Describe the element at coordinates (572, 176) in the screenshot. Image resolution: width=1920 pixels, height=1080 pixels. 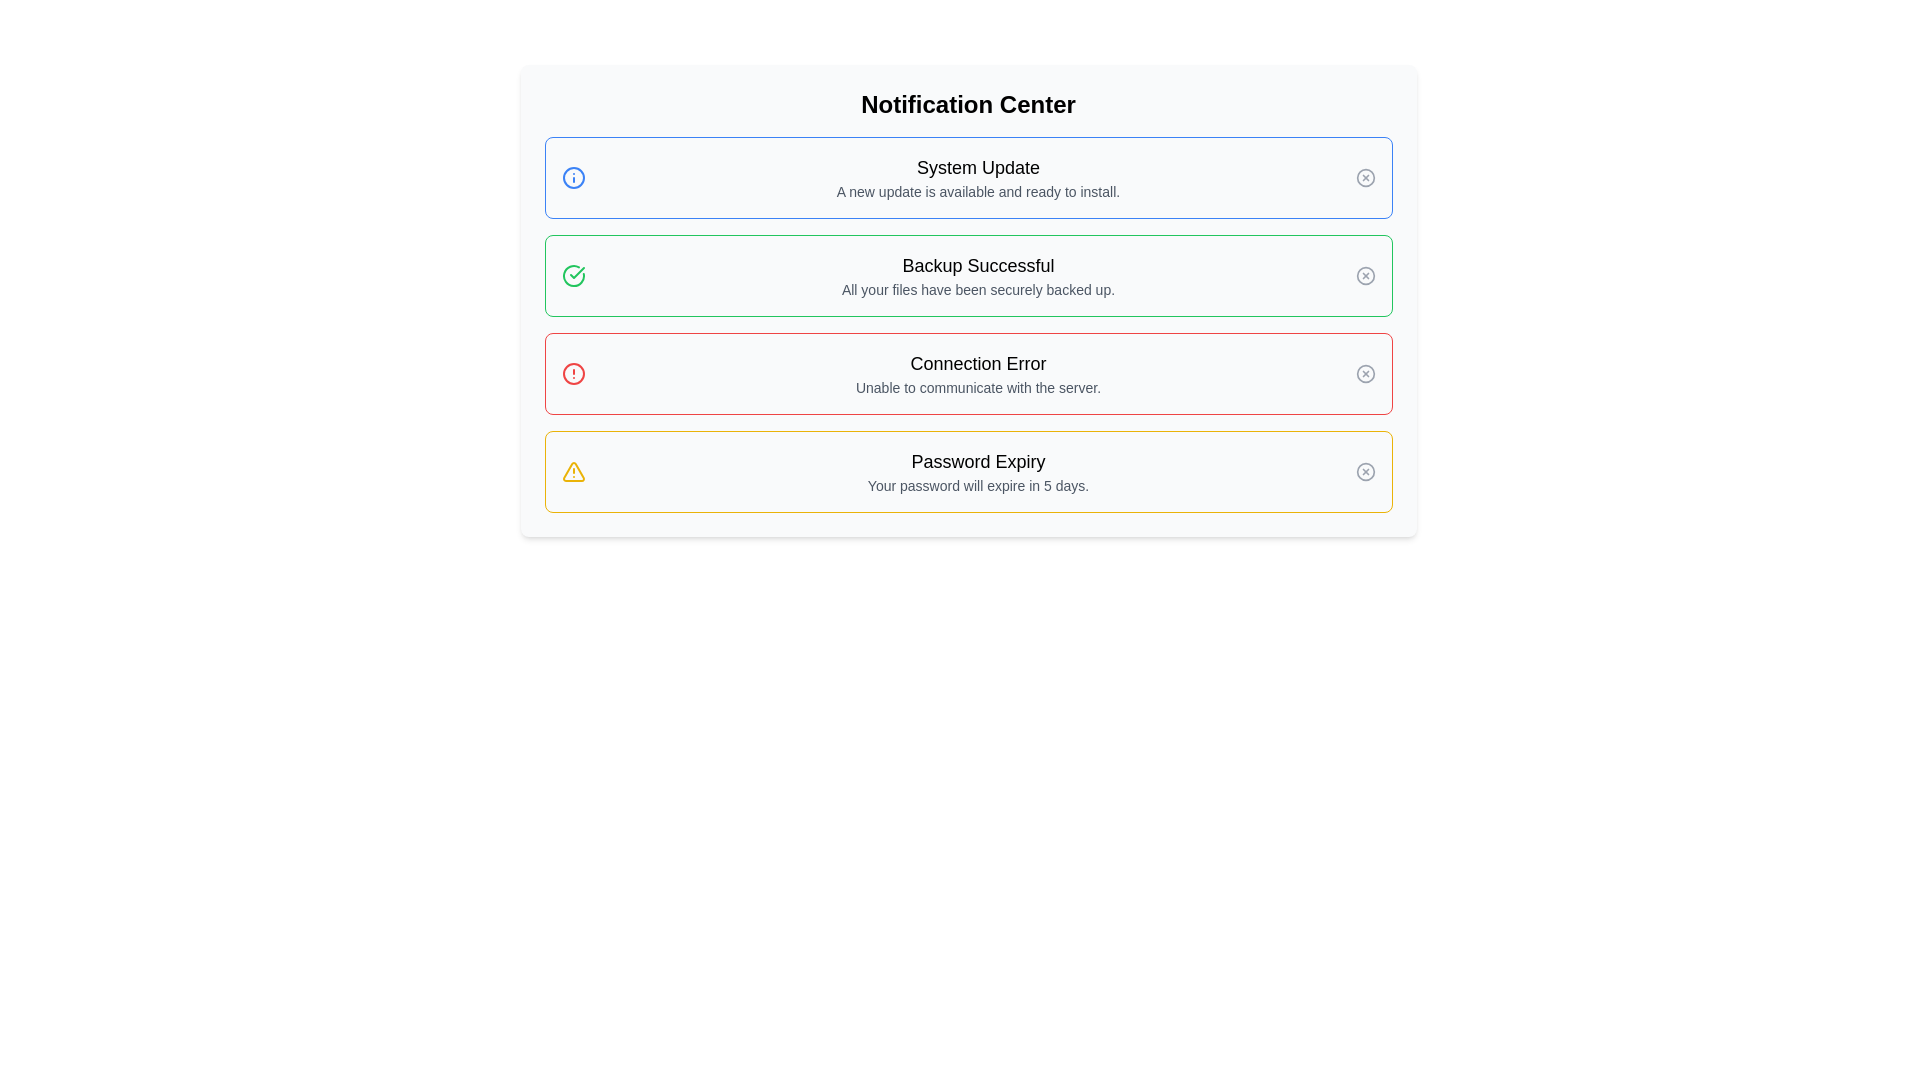
I see `the first SVG Circle element in the notification center, which has no fill color and a stroke applied` at that location.